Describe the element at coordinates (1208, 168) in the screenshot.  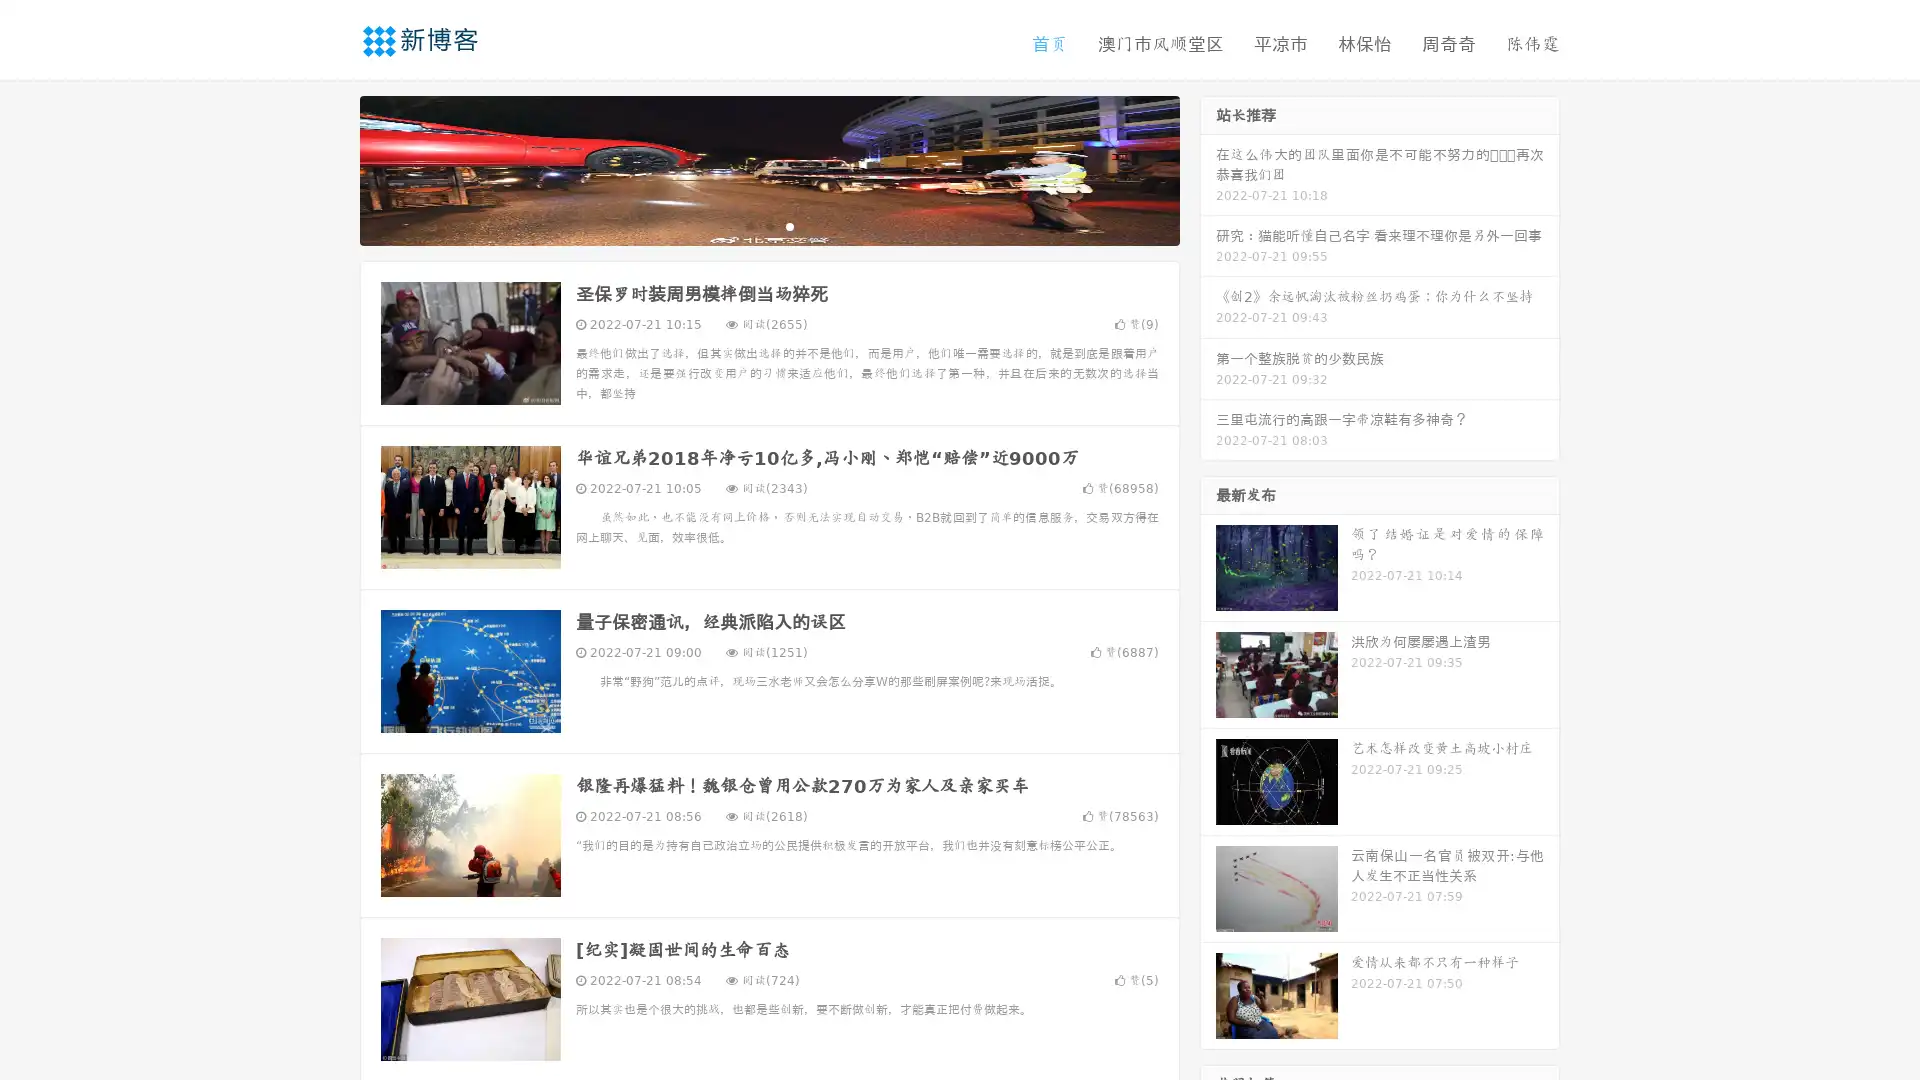
I see `Next slide` at that location.